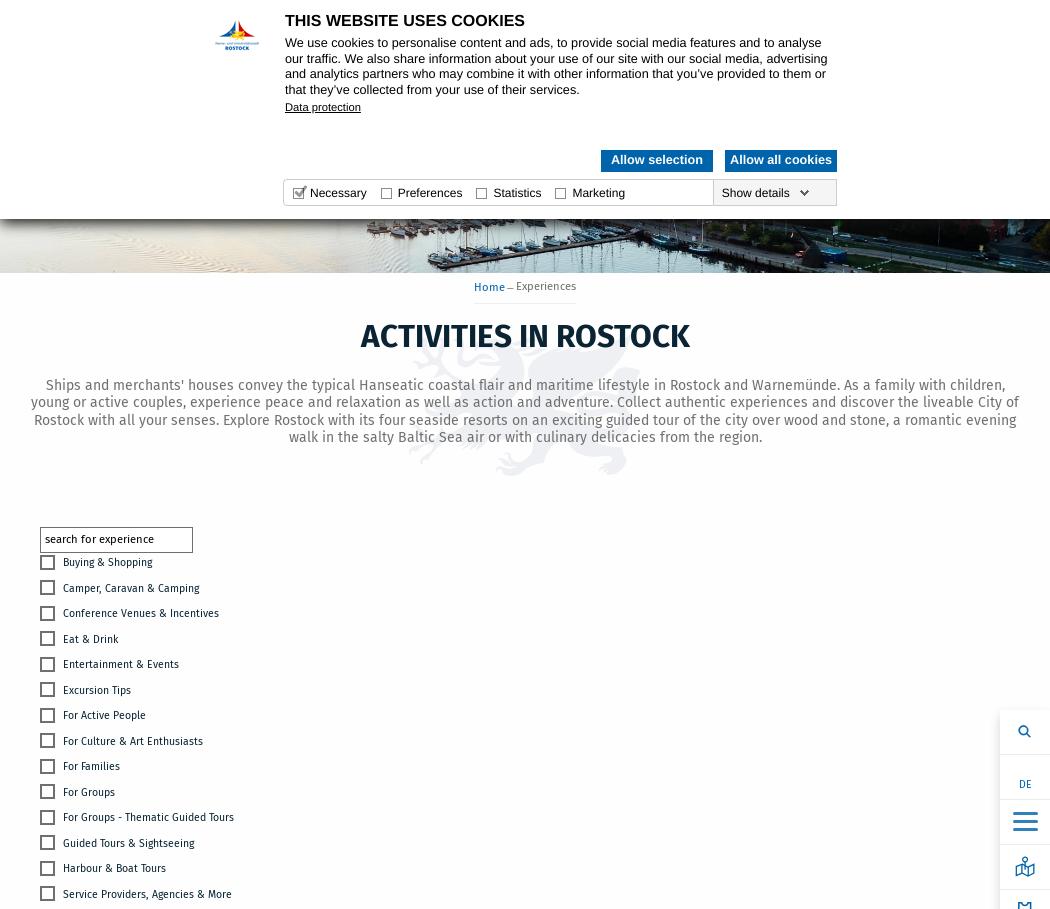 Image resolution: width=1050 pixels, height=909 pixels. I want to click on 'Deutsch', so click(949, 771).